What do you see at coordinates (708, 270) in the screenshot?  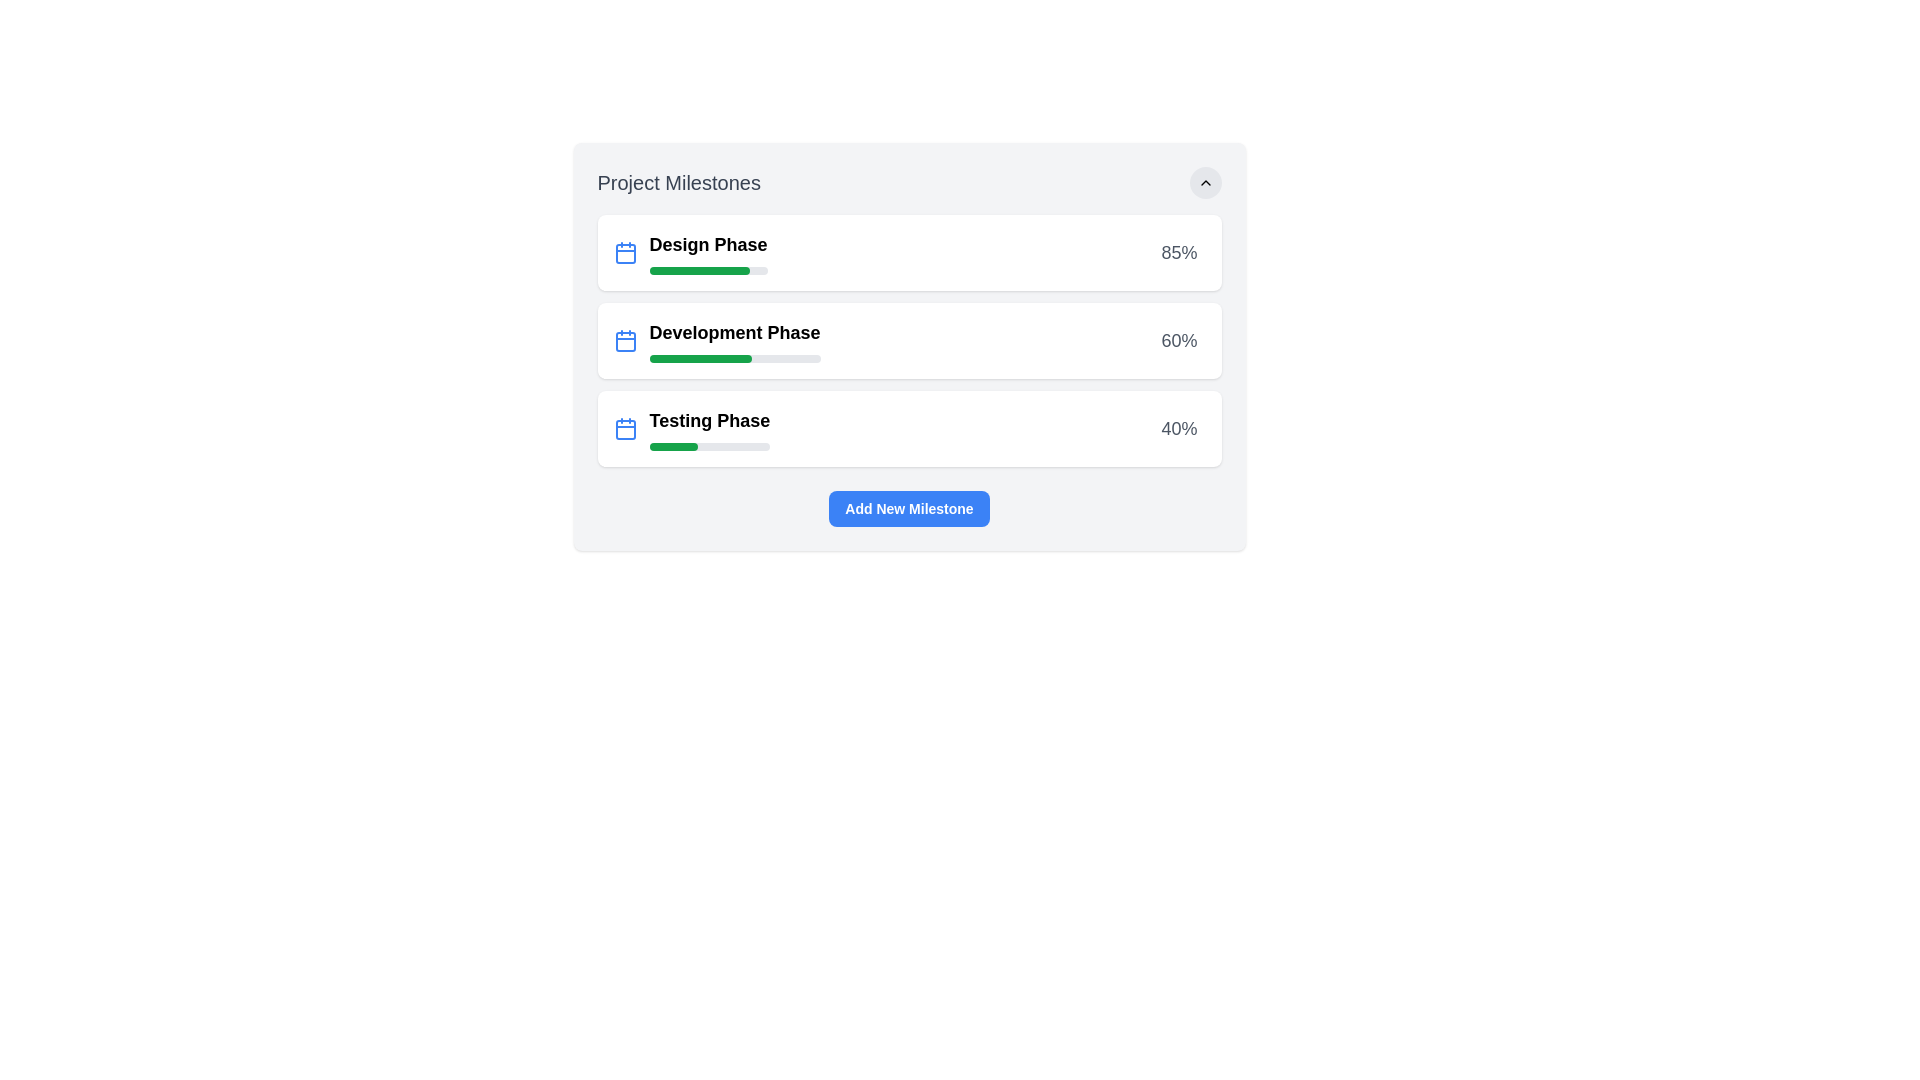 I see `the progress bar located in the 'Design Phase' section of the 'Project Milestones' card, which is visually distinct with a light gray background and a bright green filled portion indicating 85% progress` at bounding box center [708, 270].